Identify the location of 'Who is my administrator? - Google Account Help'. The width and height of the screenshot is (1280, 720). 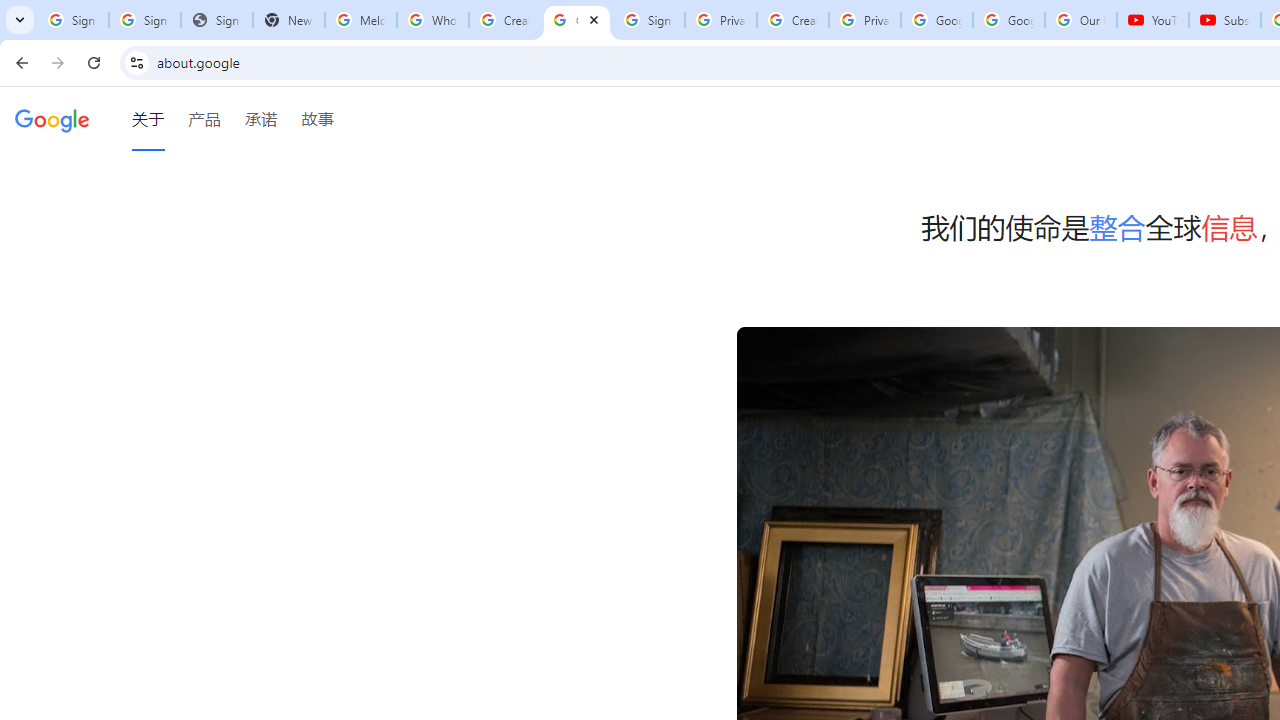
(431, 20).